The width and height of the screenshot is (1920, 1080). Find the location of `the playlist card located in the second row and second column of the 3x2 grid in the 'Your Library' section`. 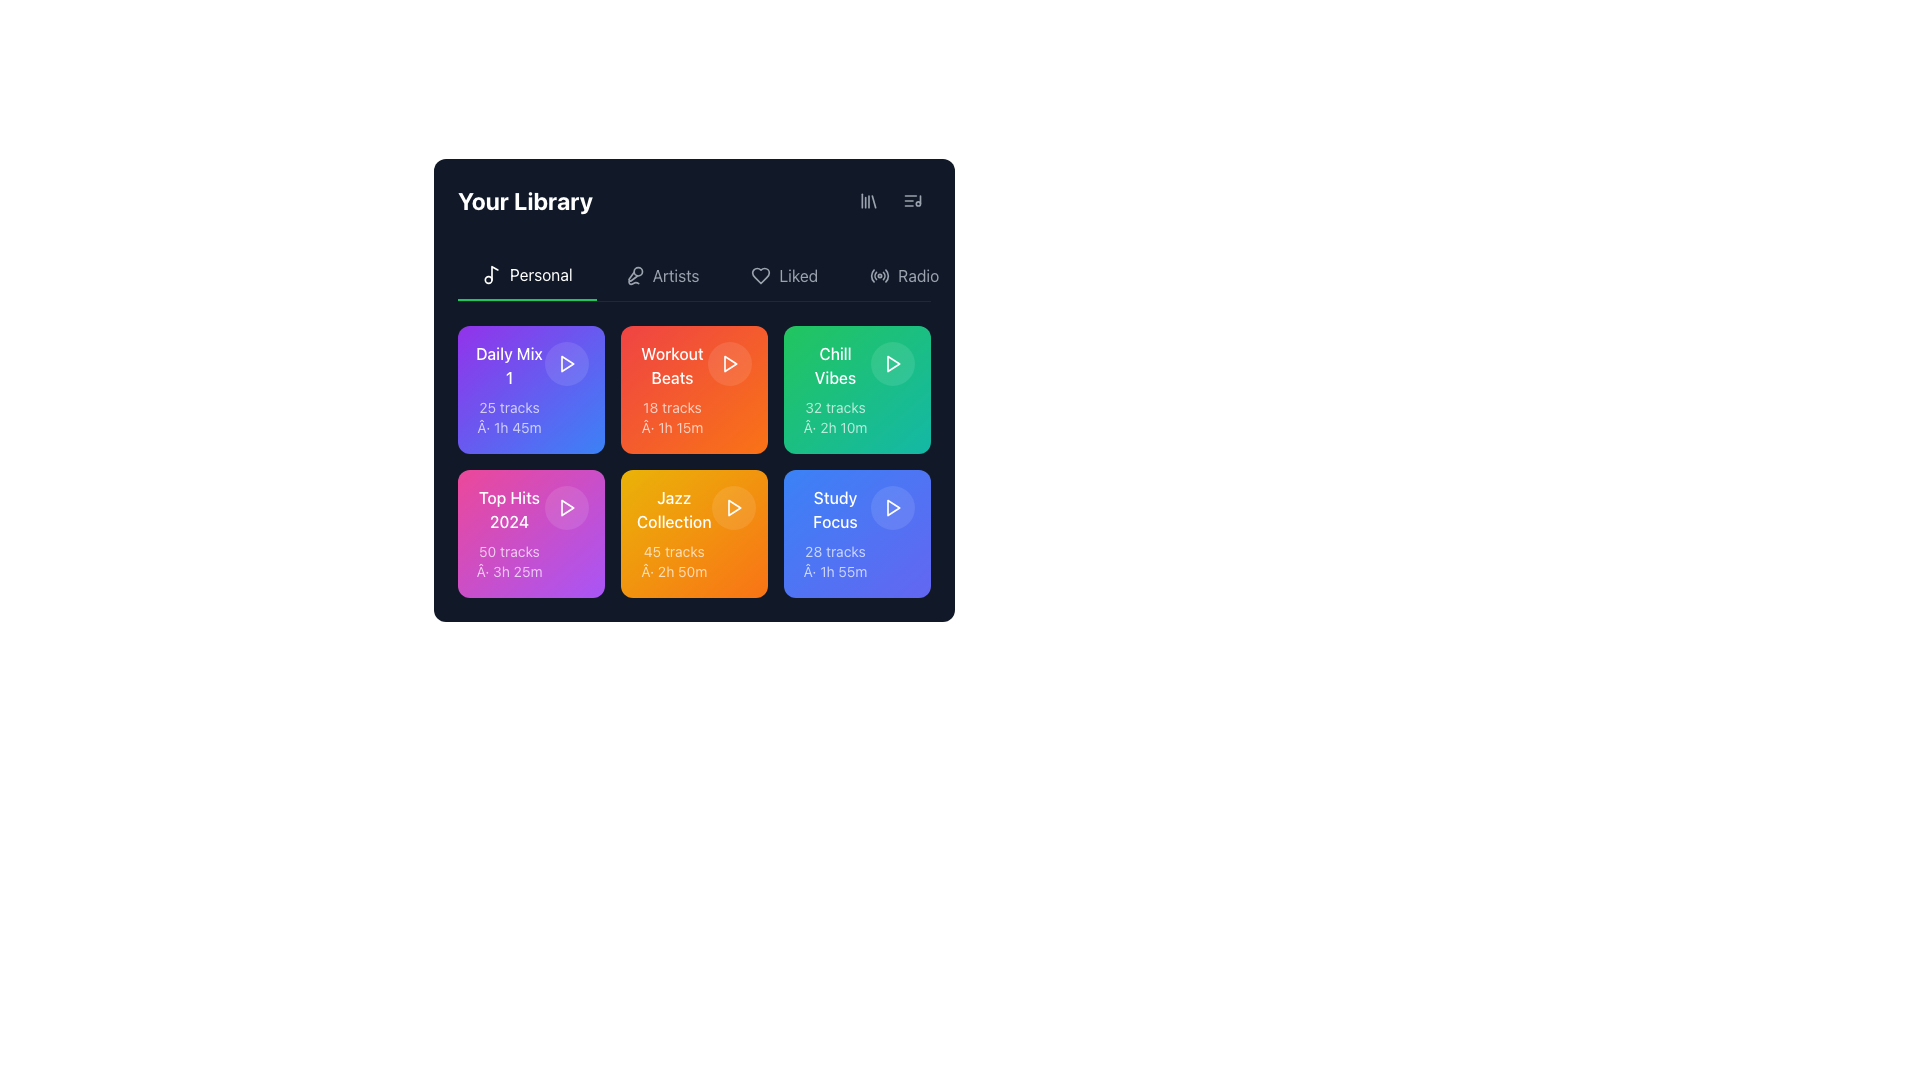

the playlist card located in the second row and second column of the 3x2 grid in the 'Your Library' section is located at coordinates (694, 462).